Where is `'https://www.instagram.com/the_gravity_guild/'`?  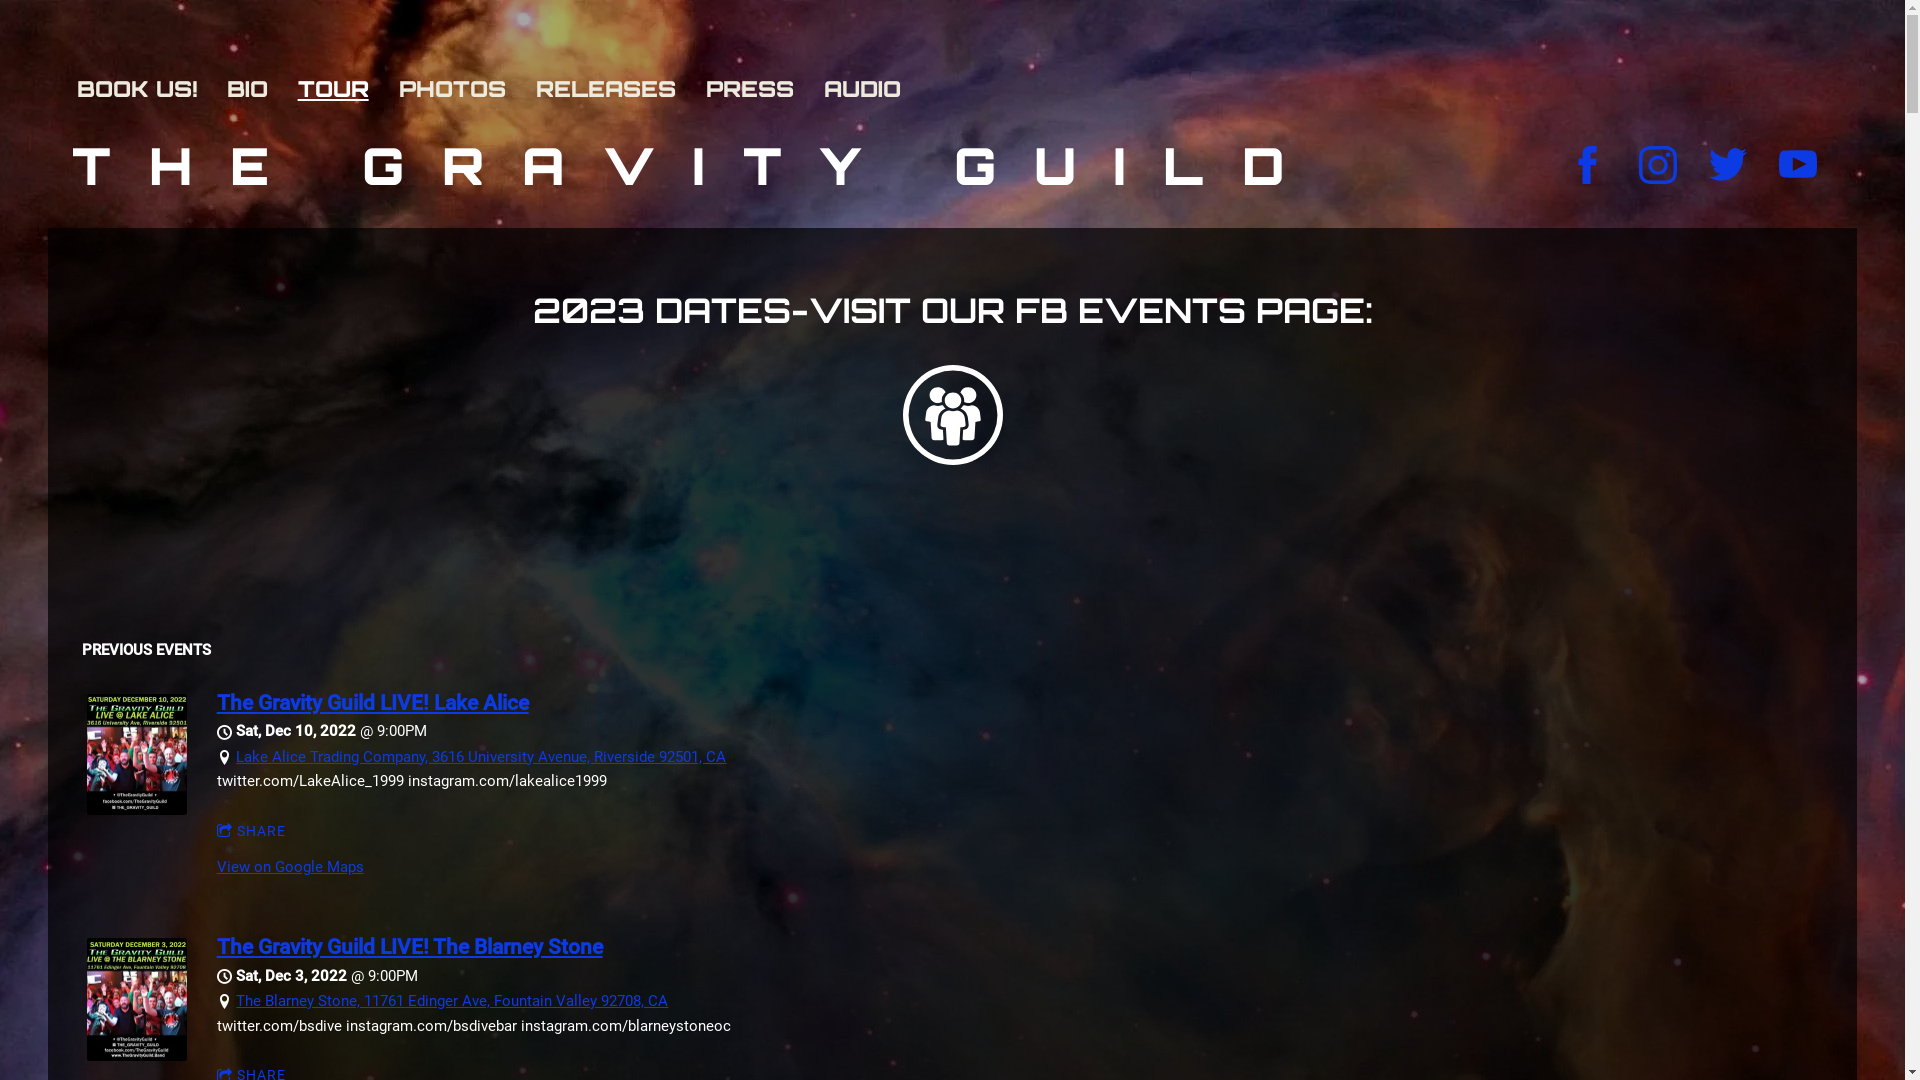 'https://www.instagram.com/the_gravity_guild/' is located at coordinates (1657, 164).